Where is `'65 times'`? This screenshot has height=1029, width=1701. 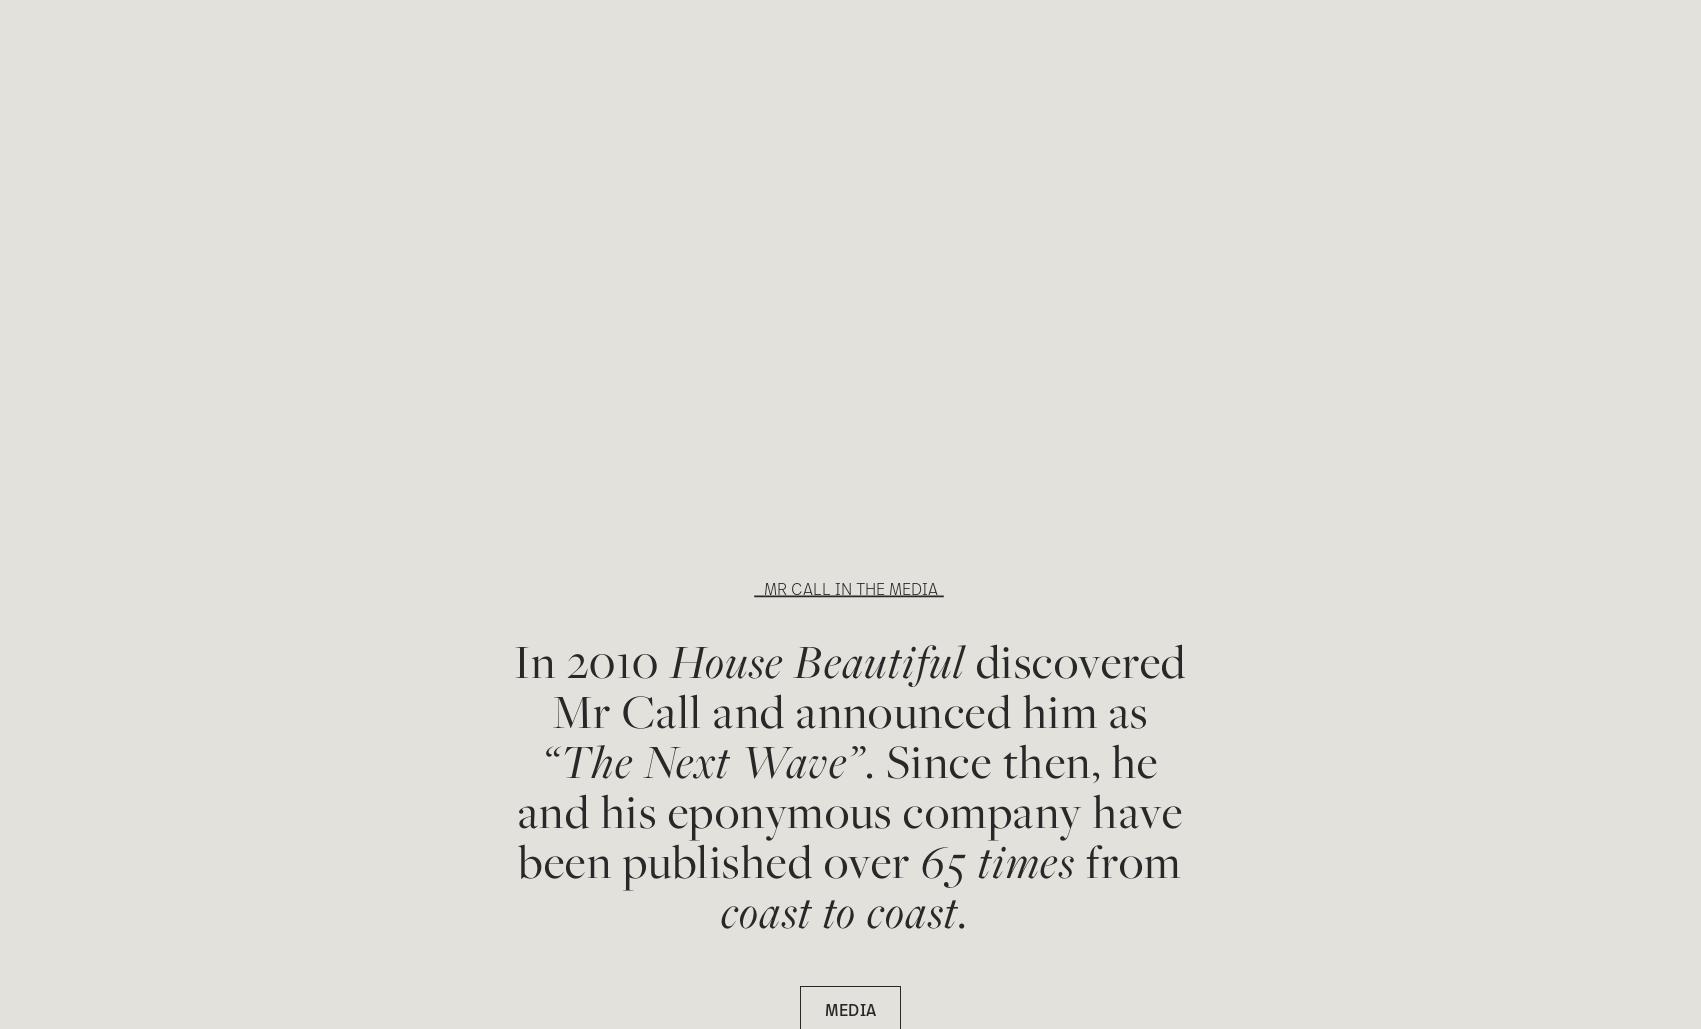
'65 times' is located at coordinates (997, 859).